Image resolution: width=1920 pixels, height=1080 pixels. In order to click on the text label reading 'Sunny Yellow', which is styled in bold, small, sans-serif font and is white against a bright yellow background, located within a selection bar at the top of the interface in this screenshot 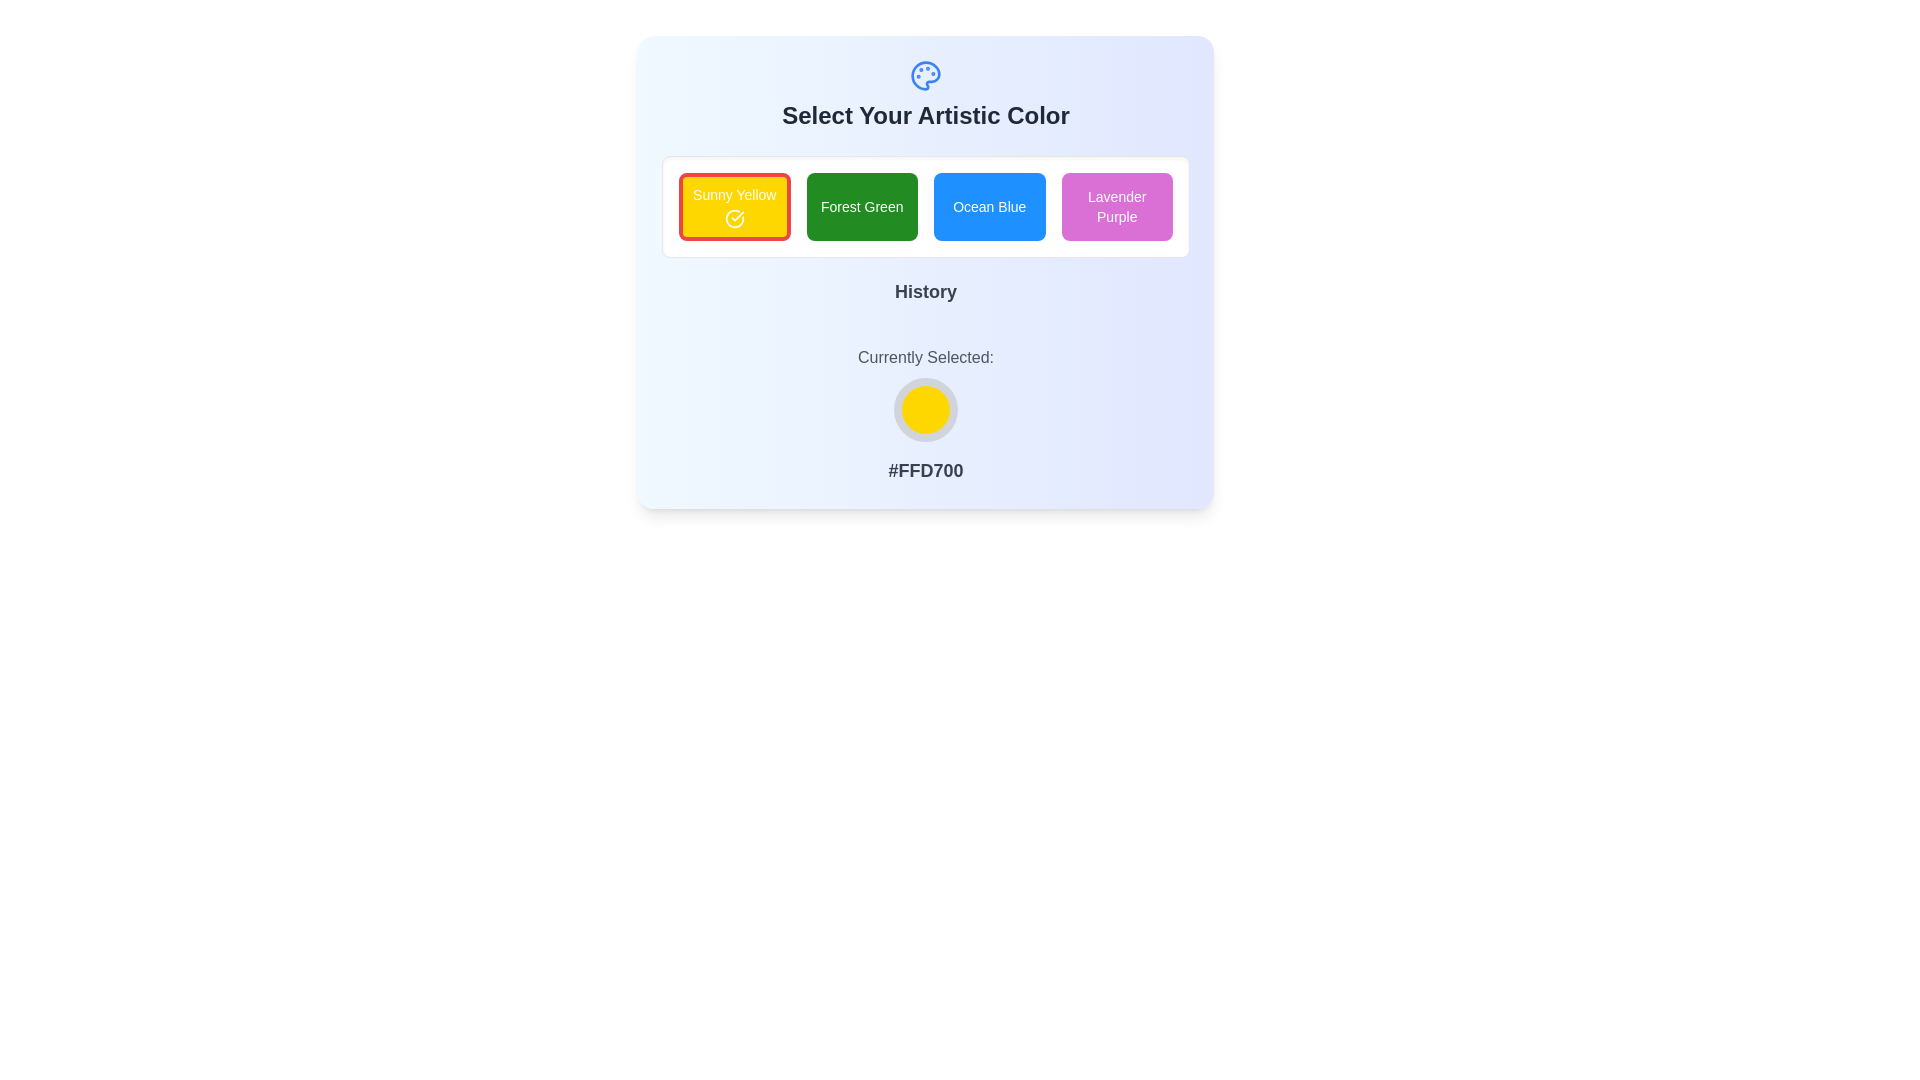, I will do `click(733, 195)`.